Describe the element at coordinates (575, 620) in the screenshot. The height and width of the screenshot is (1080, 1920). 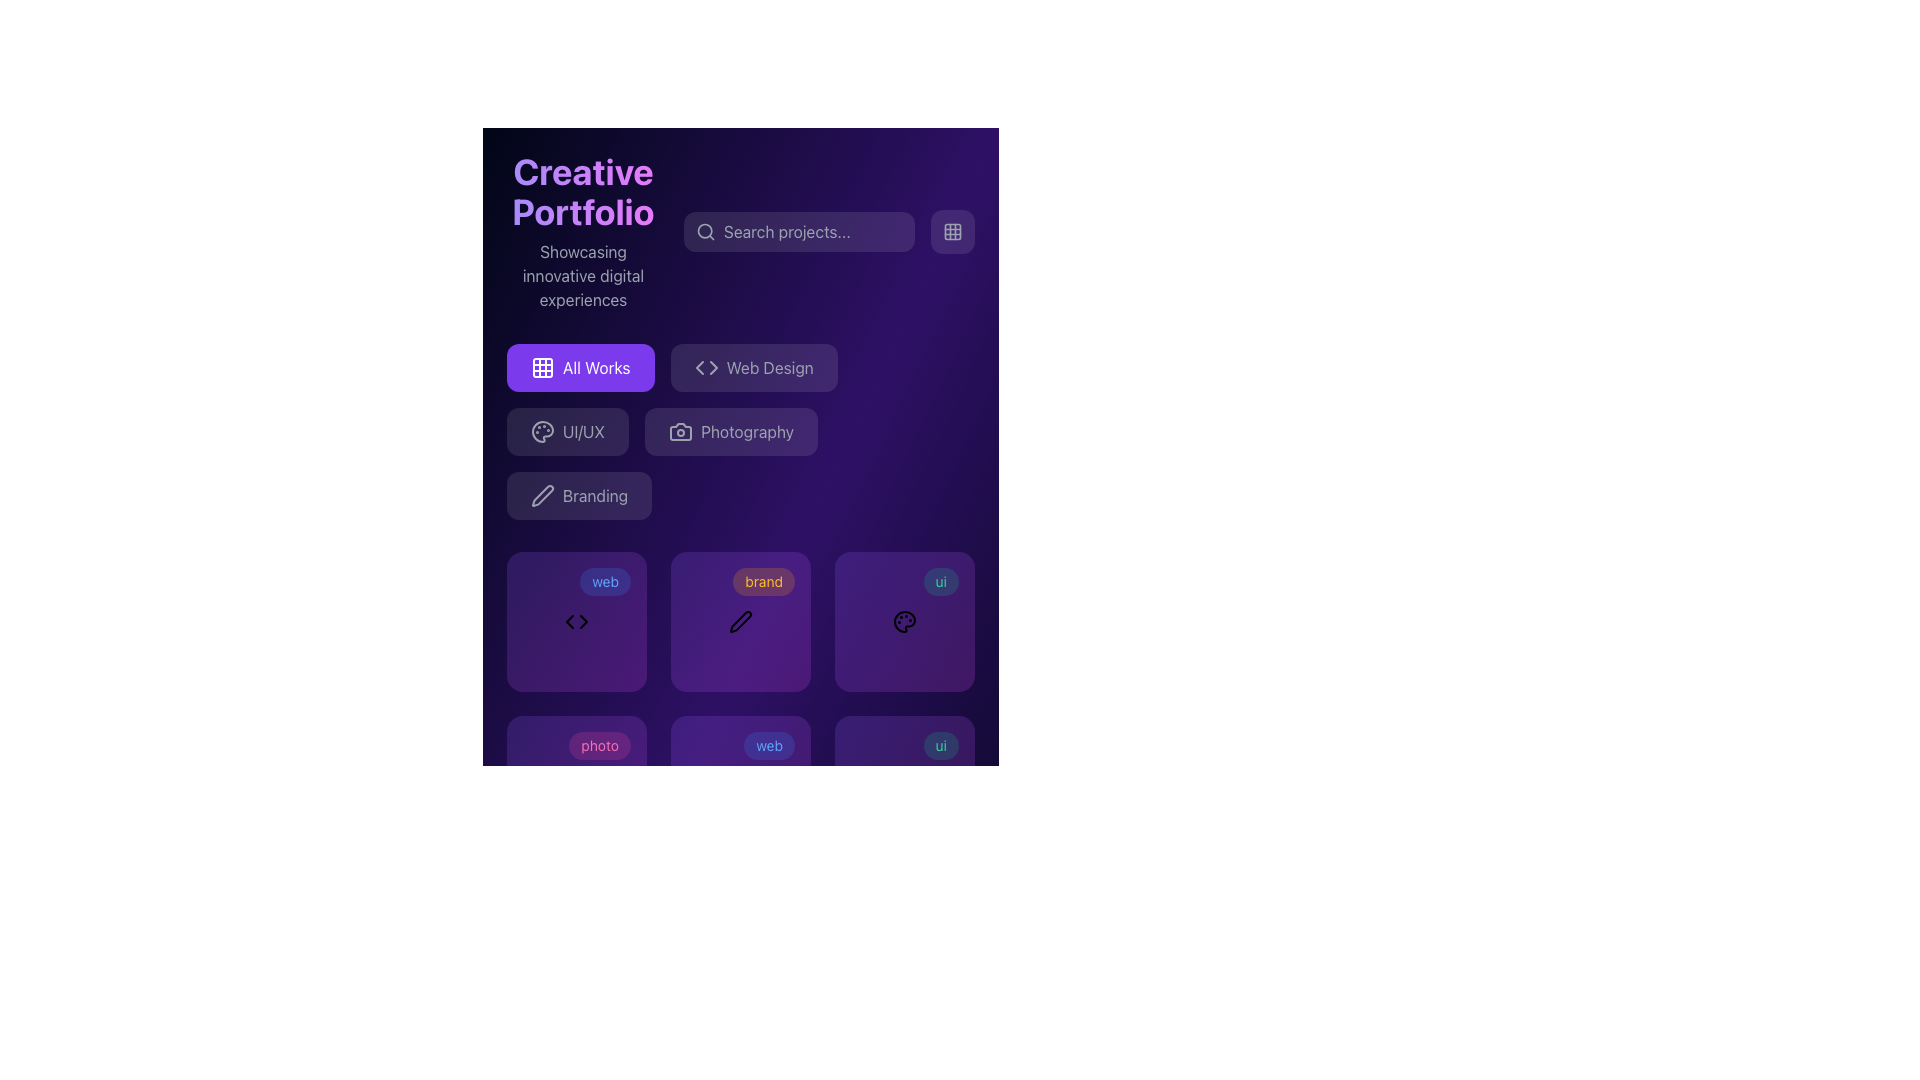
I see `the icon that symbolizes or links to code or development tasks, located centrally within a square card in the second row, first column of the grid` at that location.